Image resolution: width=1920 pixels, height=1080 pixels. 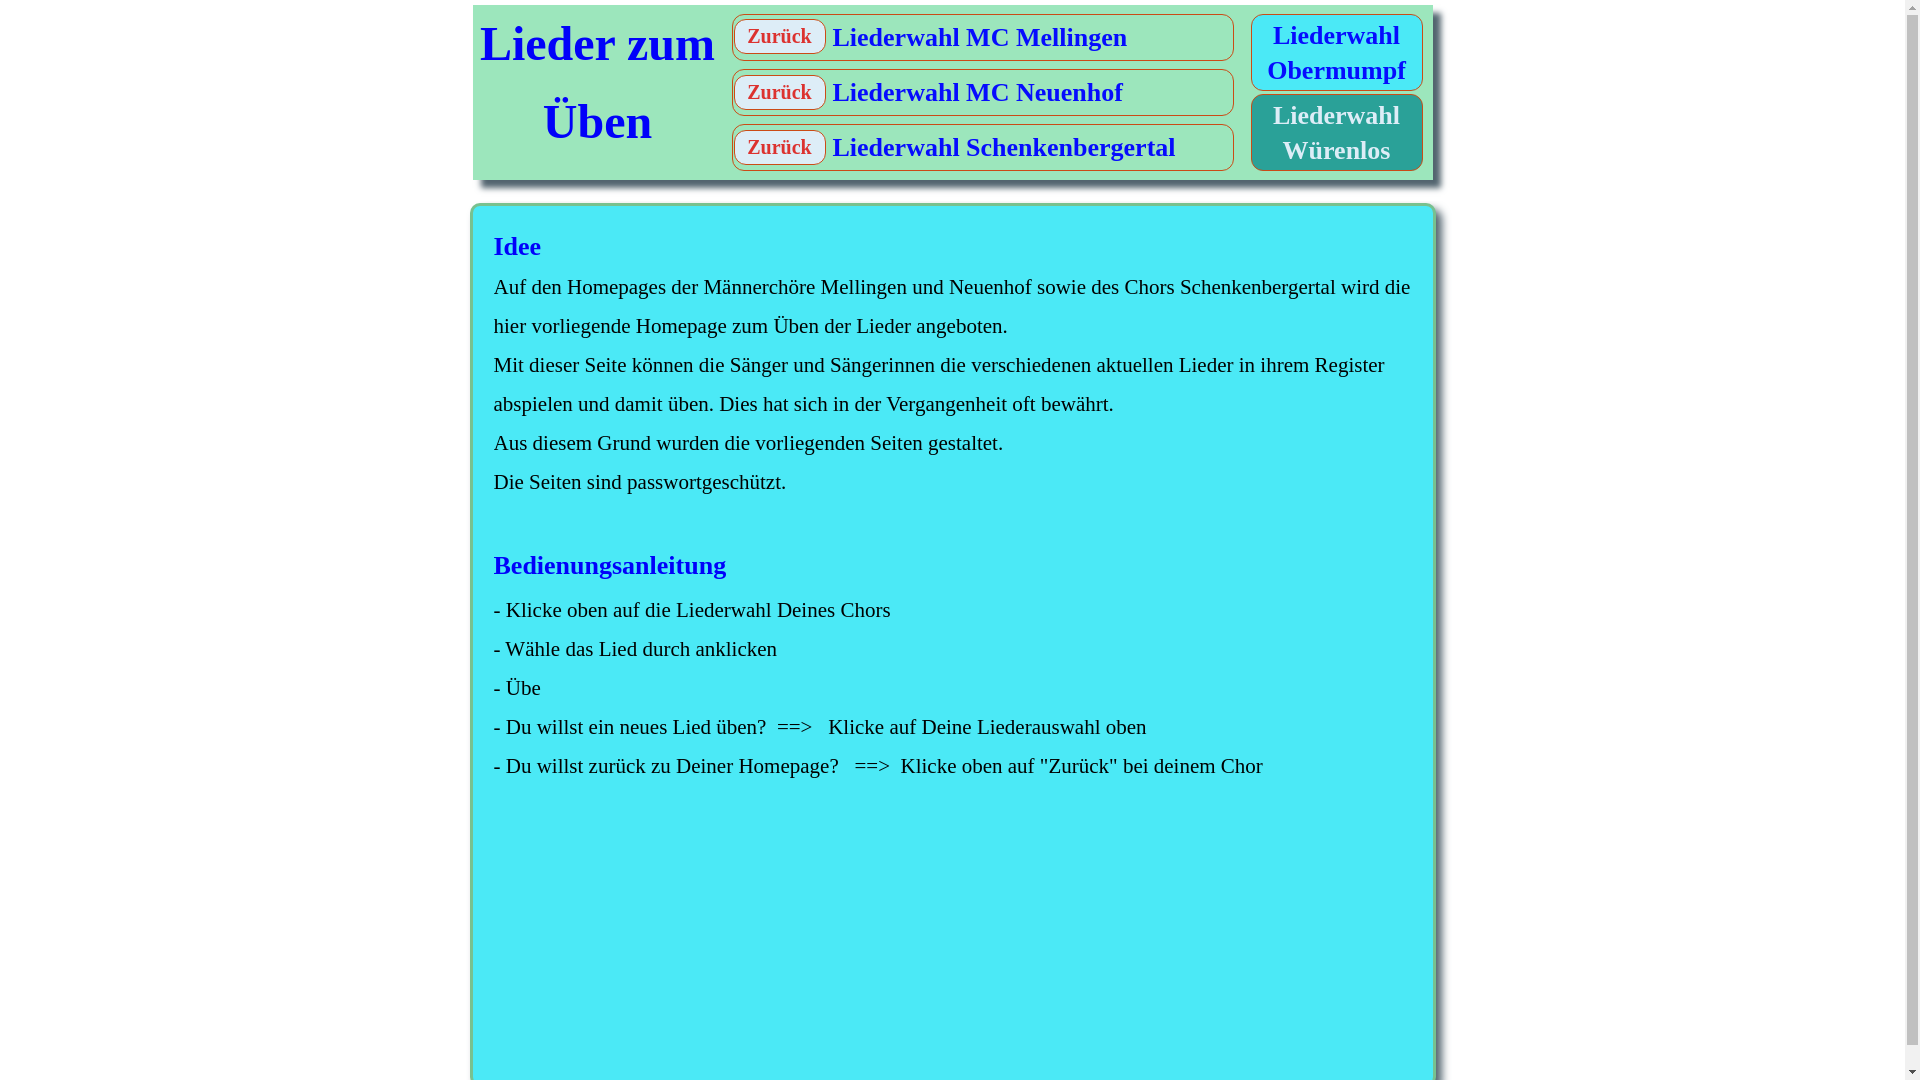 I want to click on 'Liederwahl Obermumpf', so click(x=1337, y=53).